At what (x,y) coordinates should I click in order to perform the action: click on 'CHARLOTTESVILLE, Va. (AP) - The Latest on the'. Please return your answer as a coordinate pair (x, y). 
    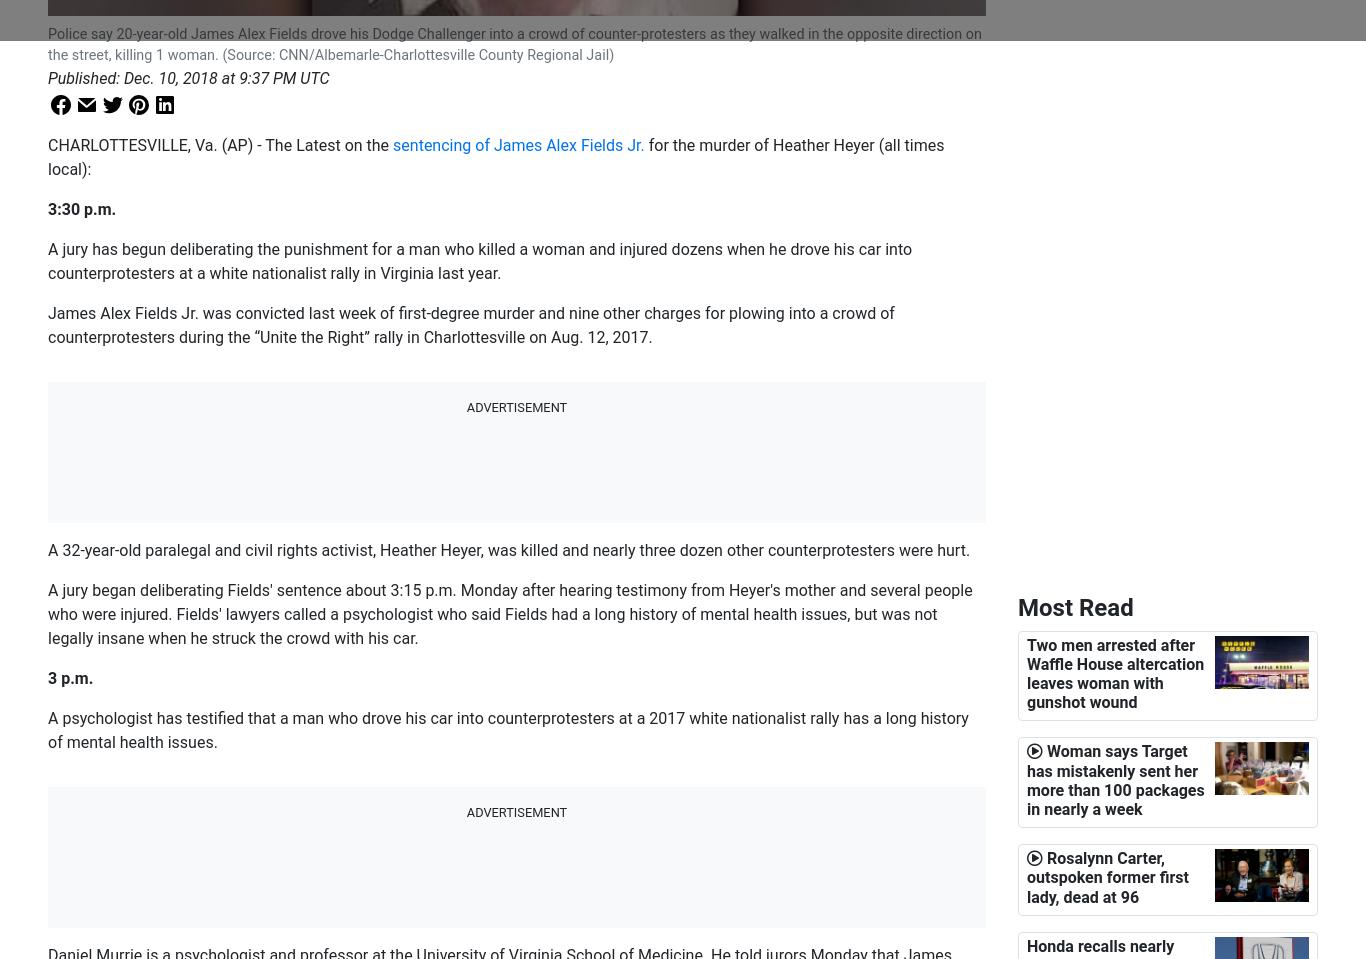
    Looking at the image, I should click on (219, 143).